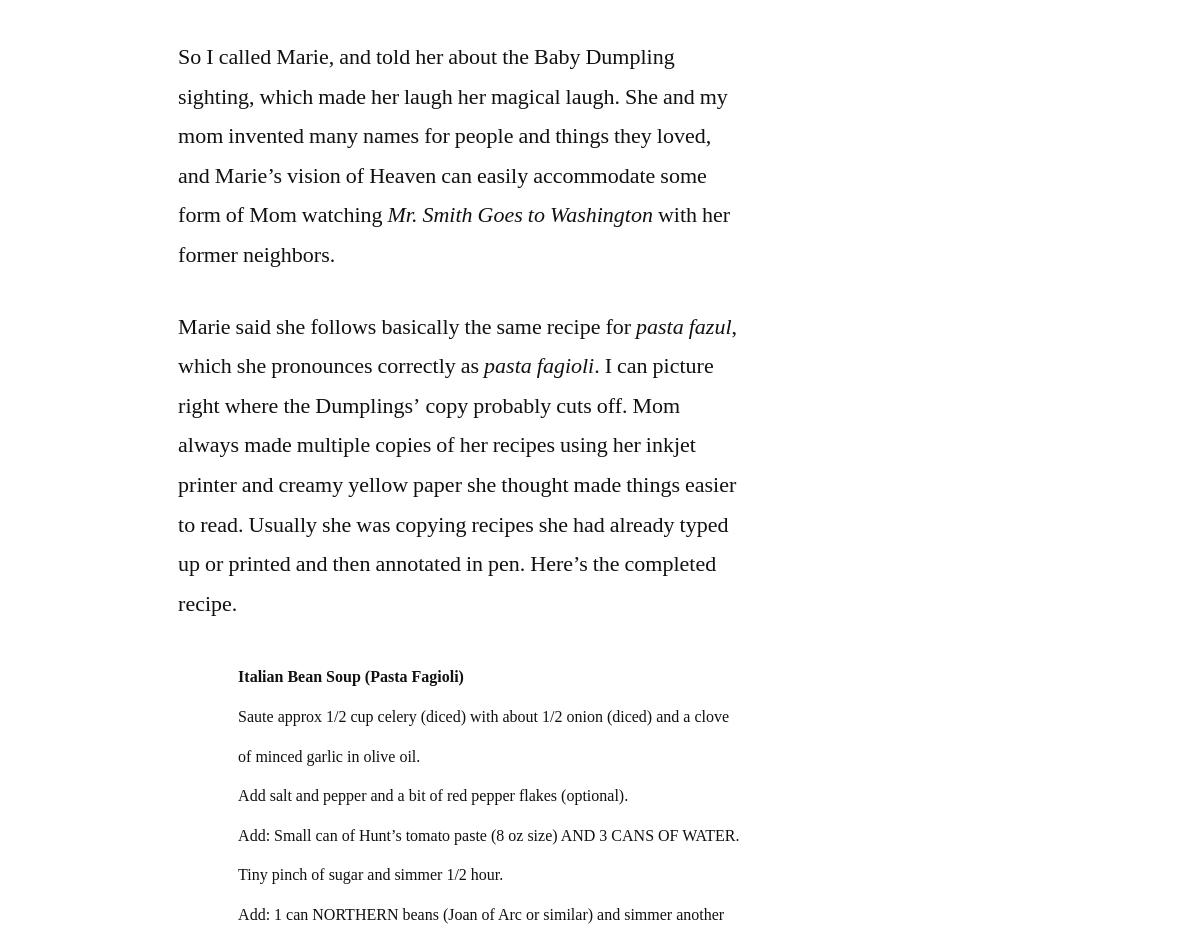  Describe the element at coordinates (518, 213) in the screenshot. I see `'Mr. Smith Goes to Washington'` at that location.